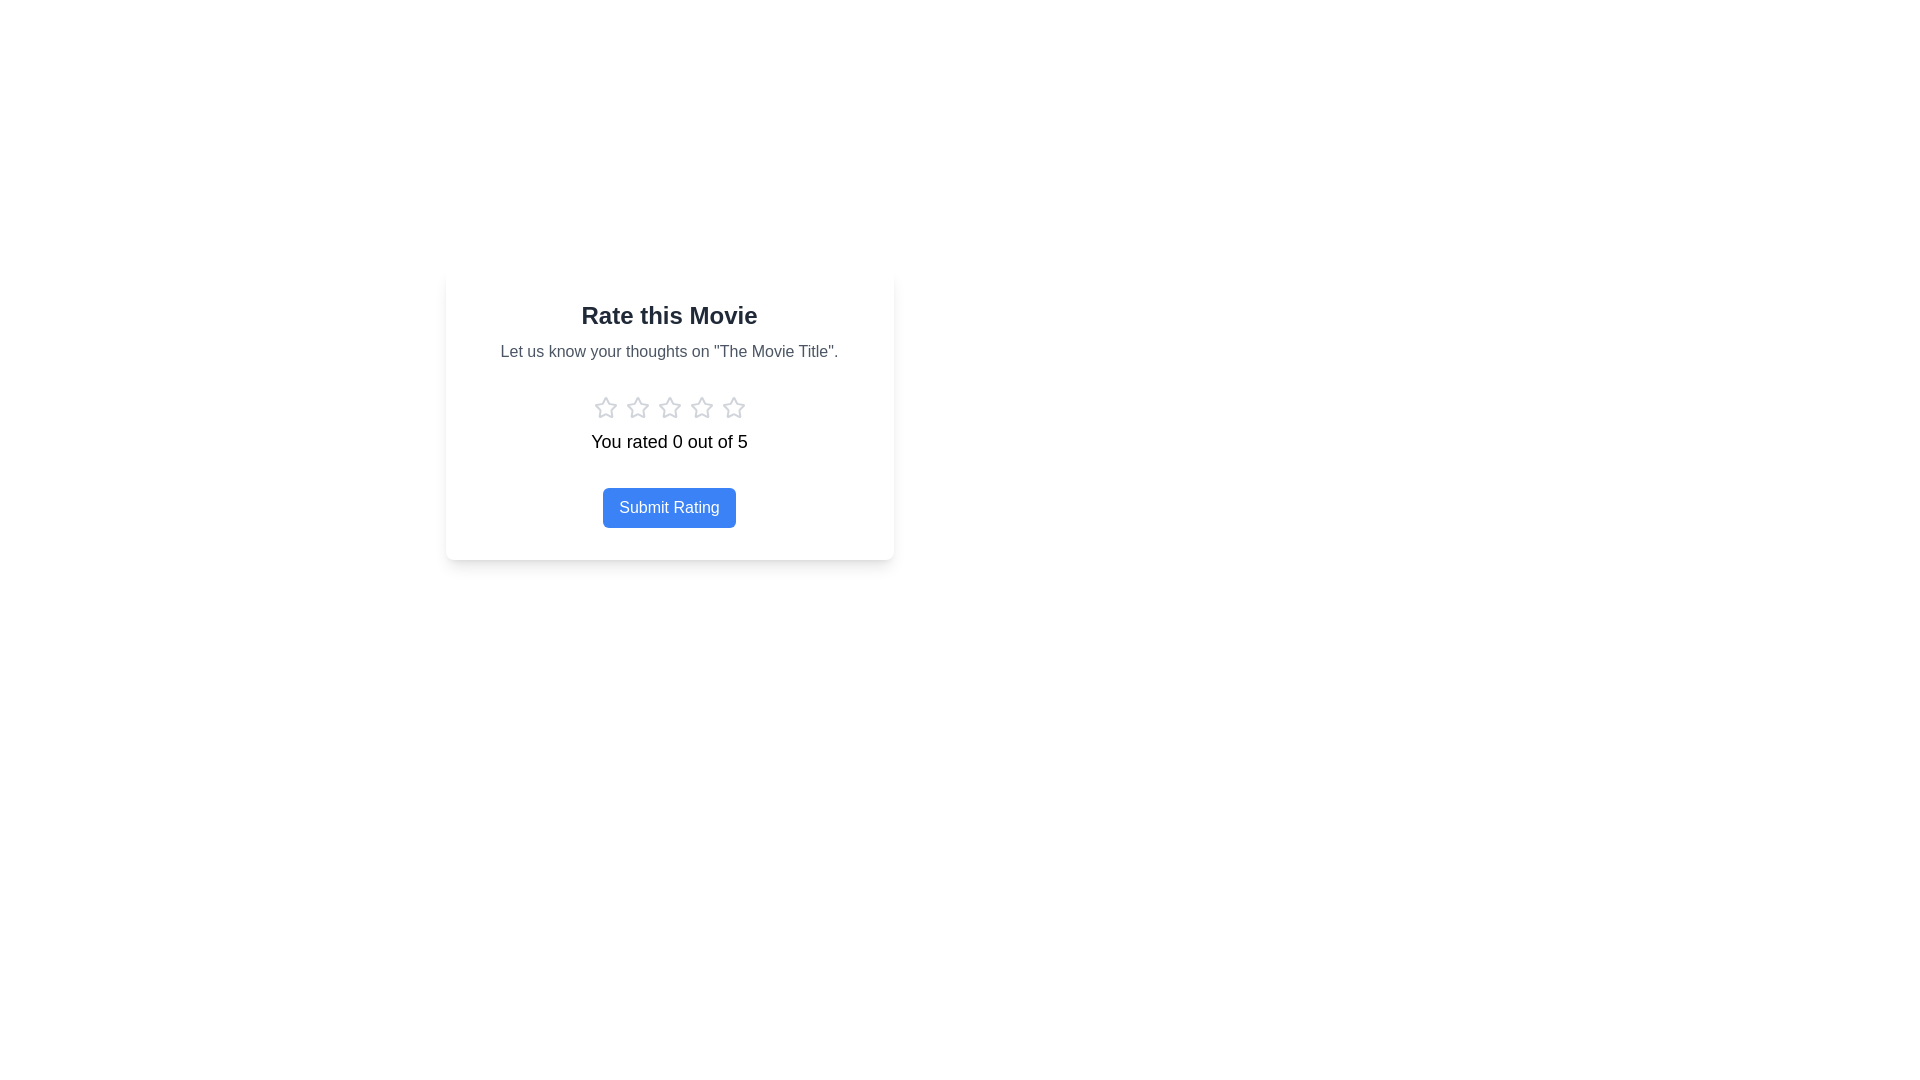  I want to click on the fifth gray star-shaped rating icon in the row, so click(701, 407).